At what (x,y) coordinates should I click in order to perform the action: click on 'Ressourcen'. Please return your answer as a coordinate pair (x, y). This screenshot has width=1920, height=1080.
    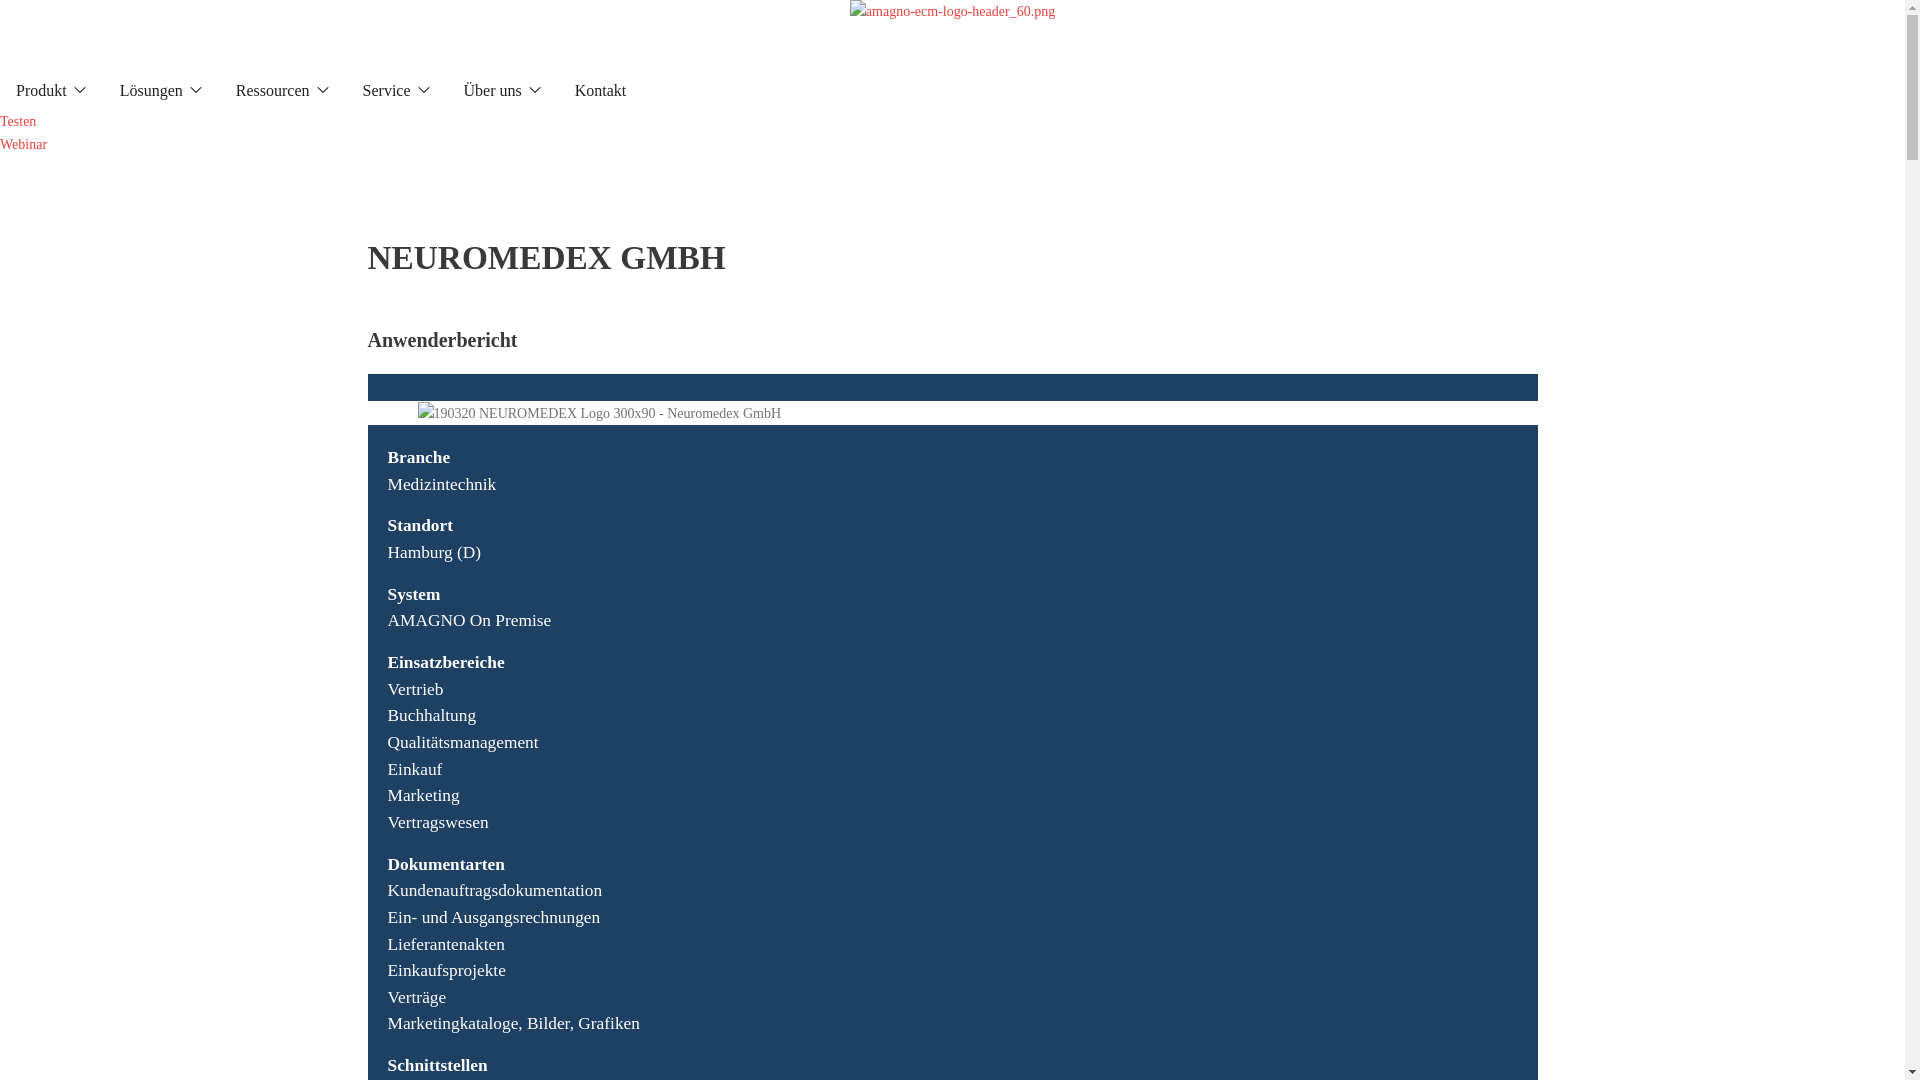
    Looking at the image, I should click on (235, 90).